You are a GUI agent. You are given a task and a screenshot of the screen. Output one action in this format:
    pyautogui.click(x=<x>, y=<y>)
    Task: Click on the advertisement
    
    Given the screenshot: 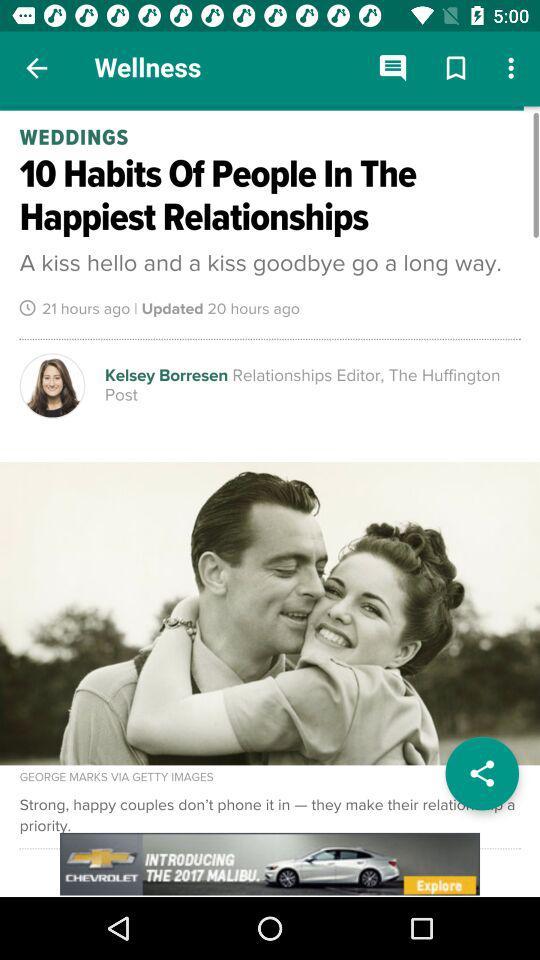 What is the action you would take?
    pyautogui.click(x=270, y=863)
    